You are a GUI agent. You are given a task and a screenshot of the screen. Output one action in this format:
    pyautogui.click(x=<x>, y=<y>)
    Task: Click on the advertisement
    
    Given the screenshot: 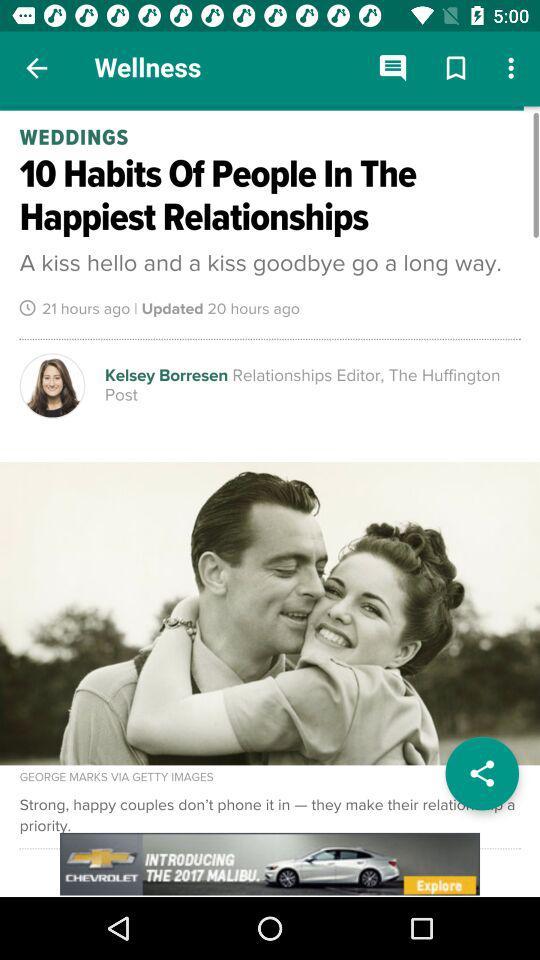 What is the action you would take?
    pyautogui.click(x=270, y=863)
    